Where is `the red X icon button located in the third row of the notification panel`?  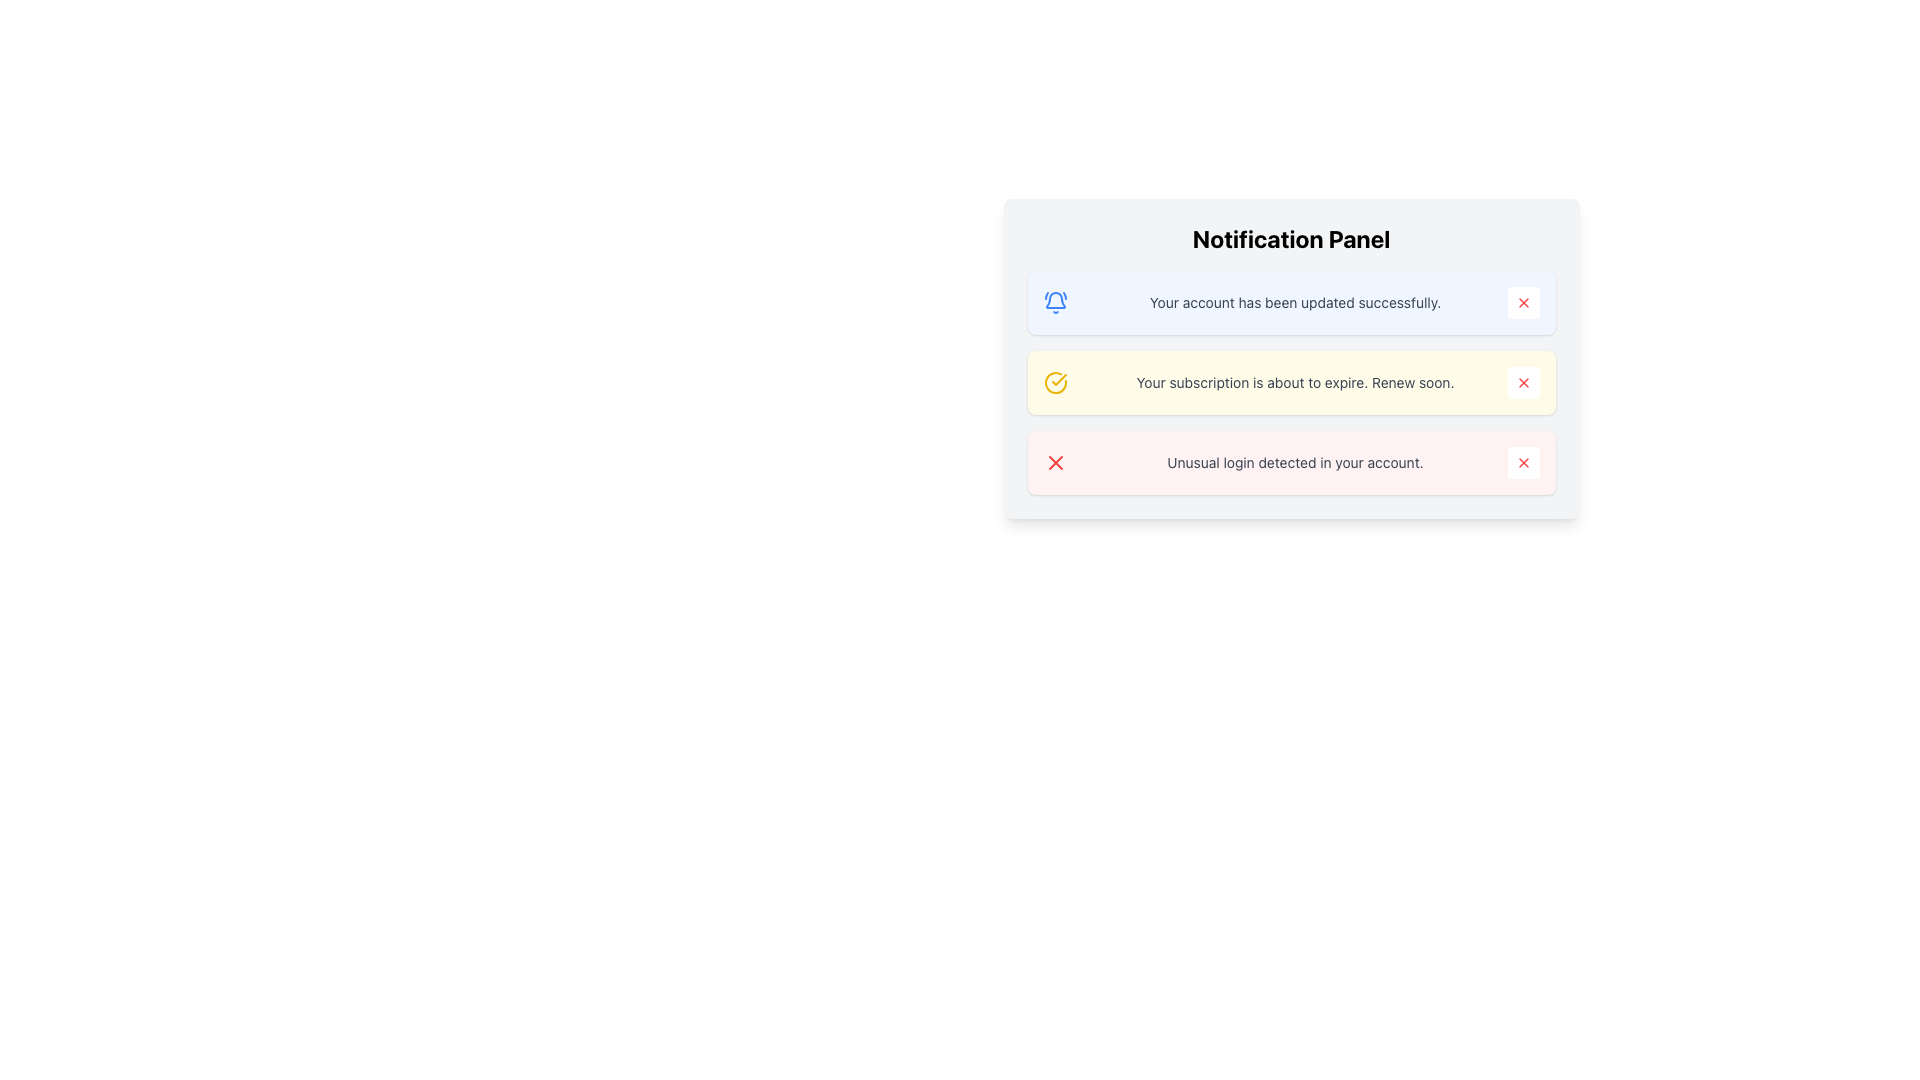 the red X icon button located in the third row of the notification panel is located at coordinates (1054, 462).